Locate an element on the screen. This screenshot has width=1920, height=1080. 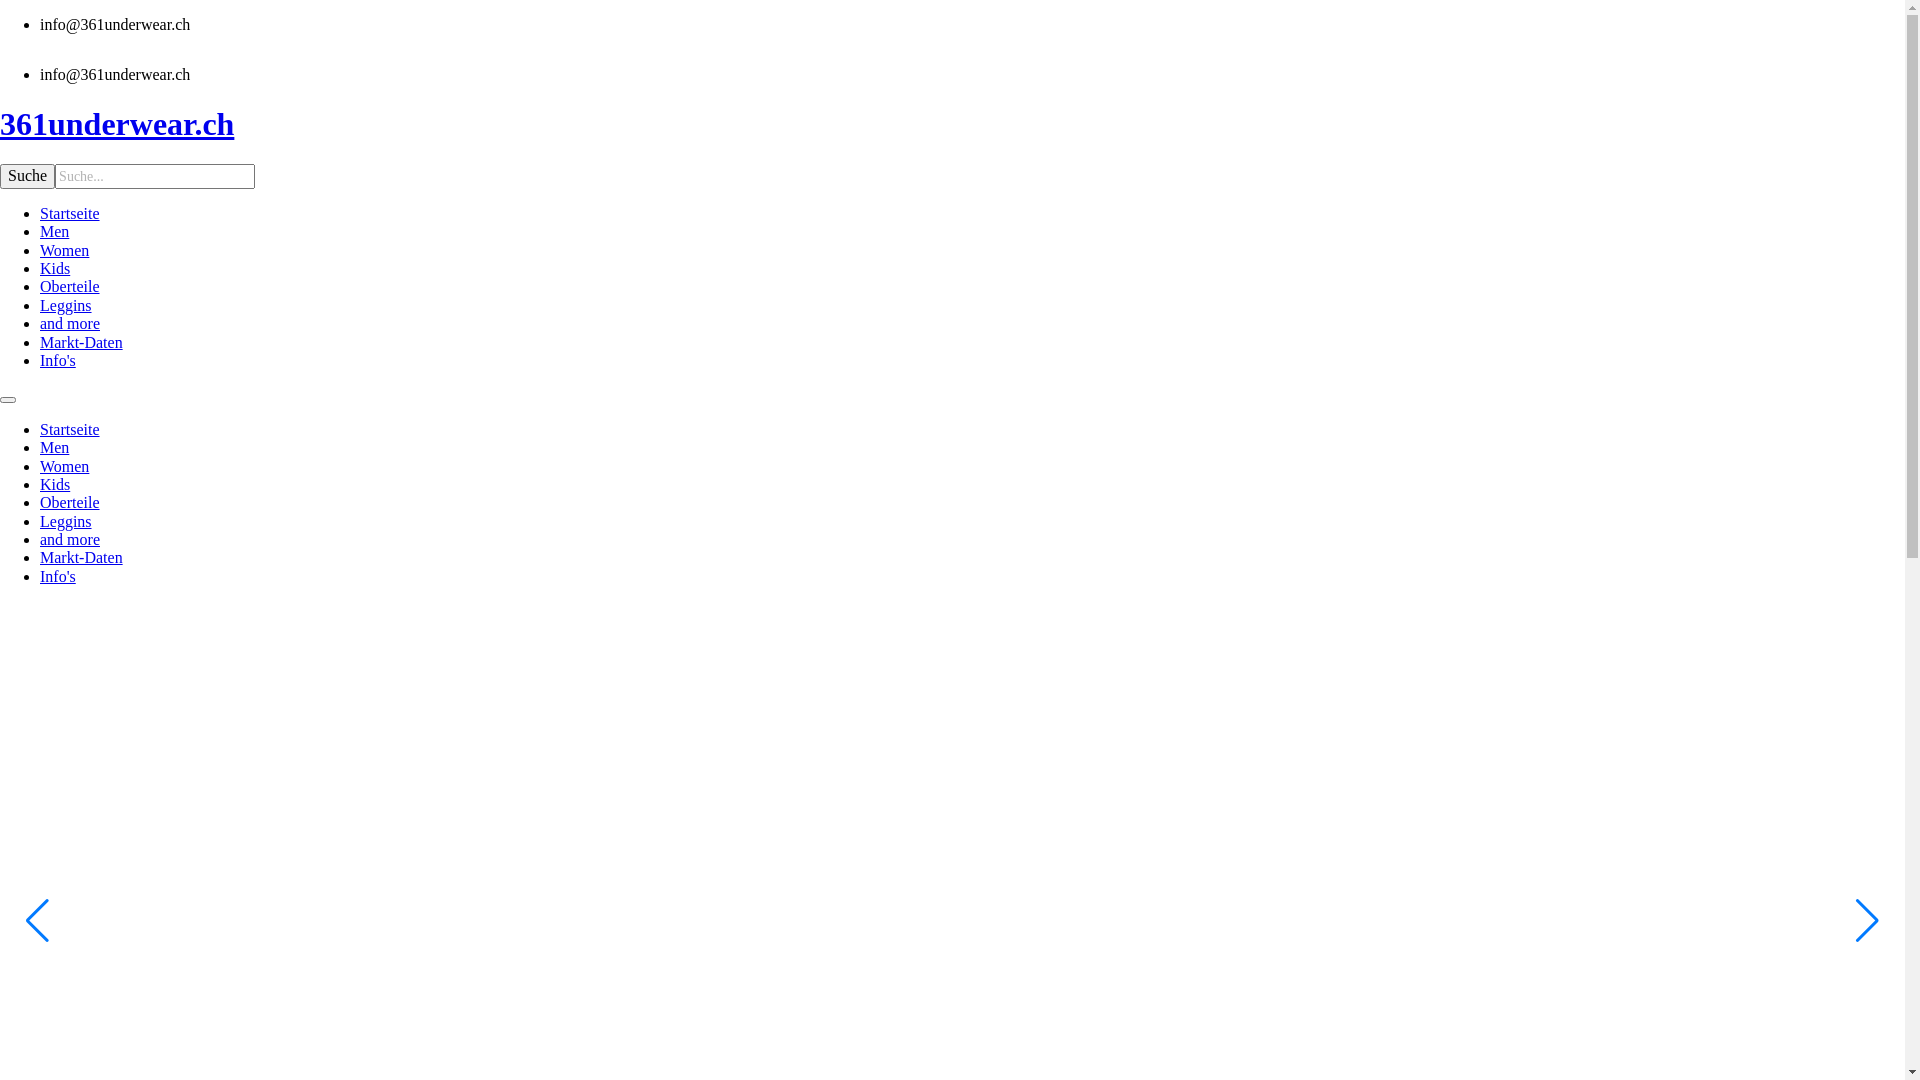
'Oberteile' is located at coordinates (70, 501).